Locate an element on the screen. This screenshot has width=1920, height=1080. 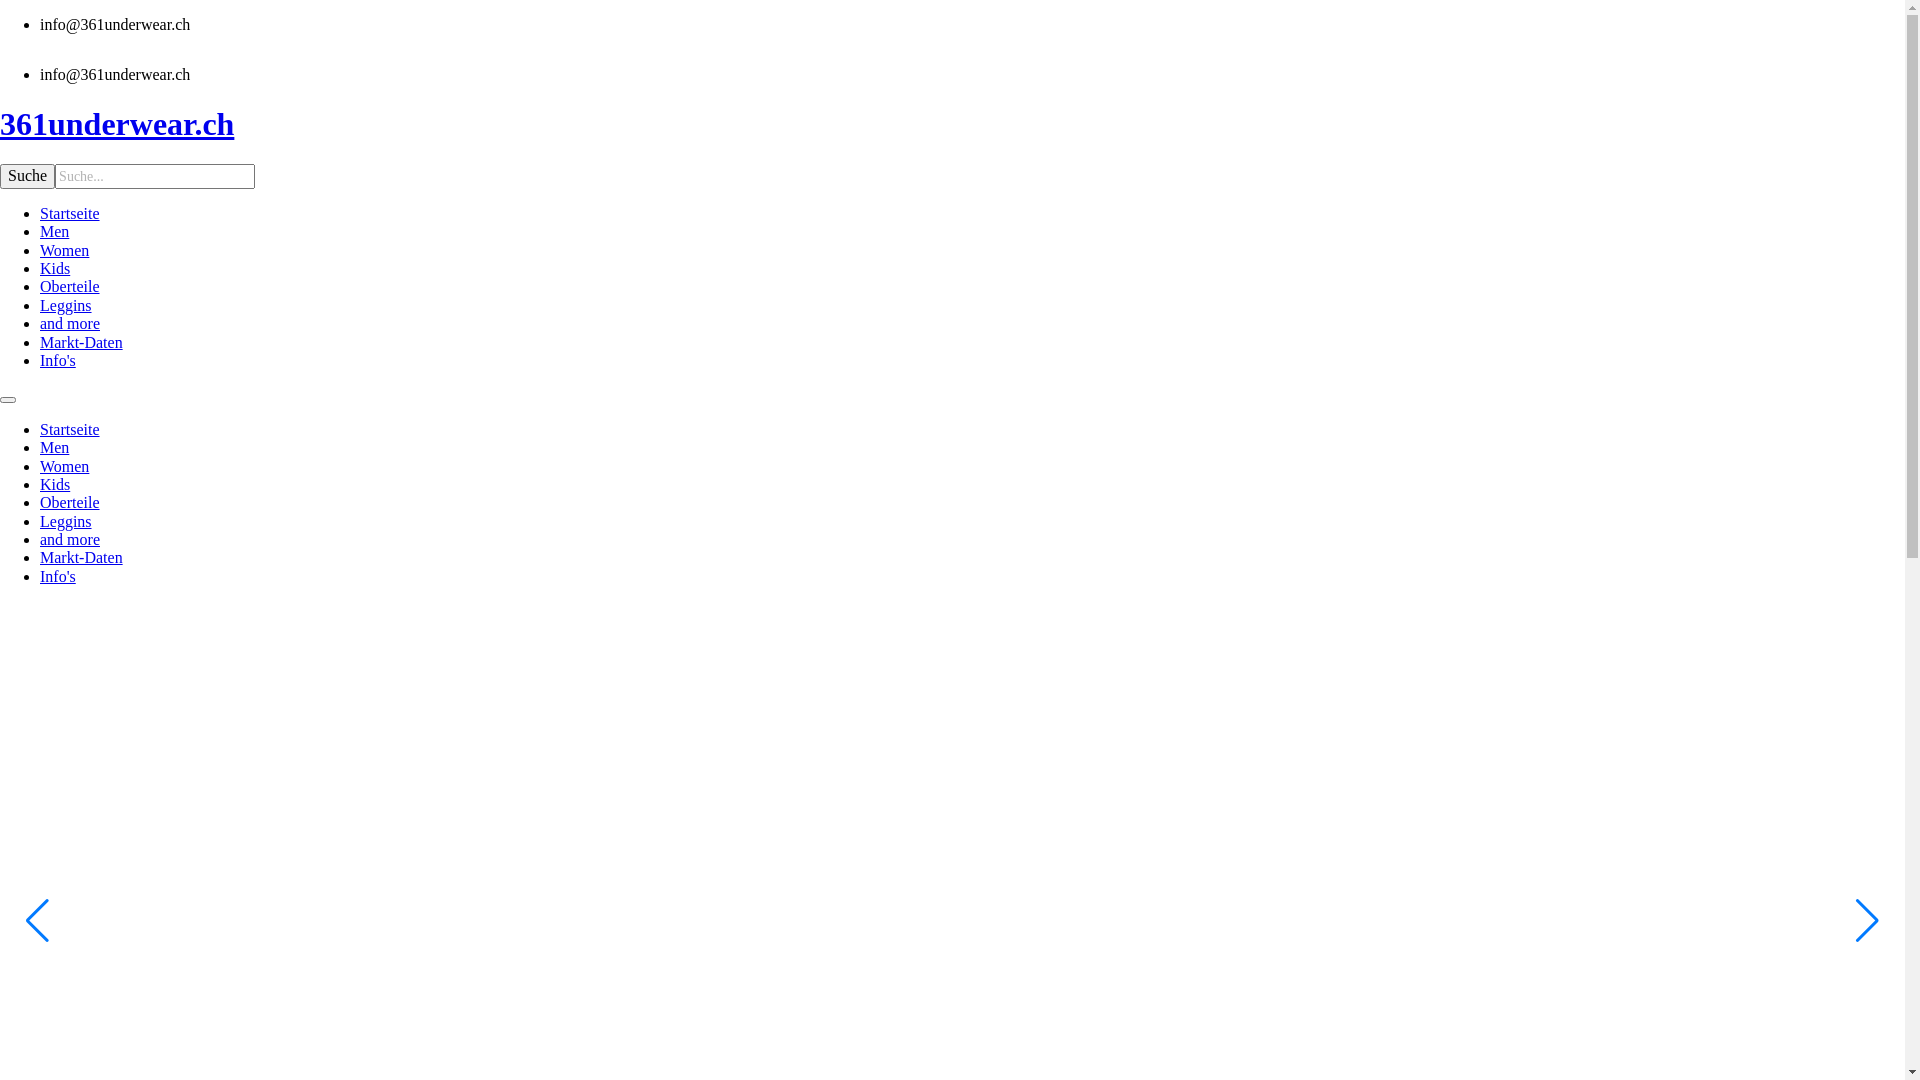
'Oberteile' is located at coordinates (70, 501).